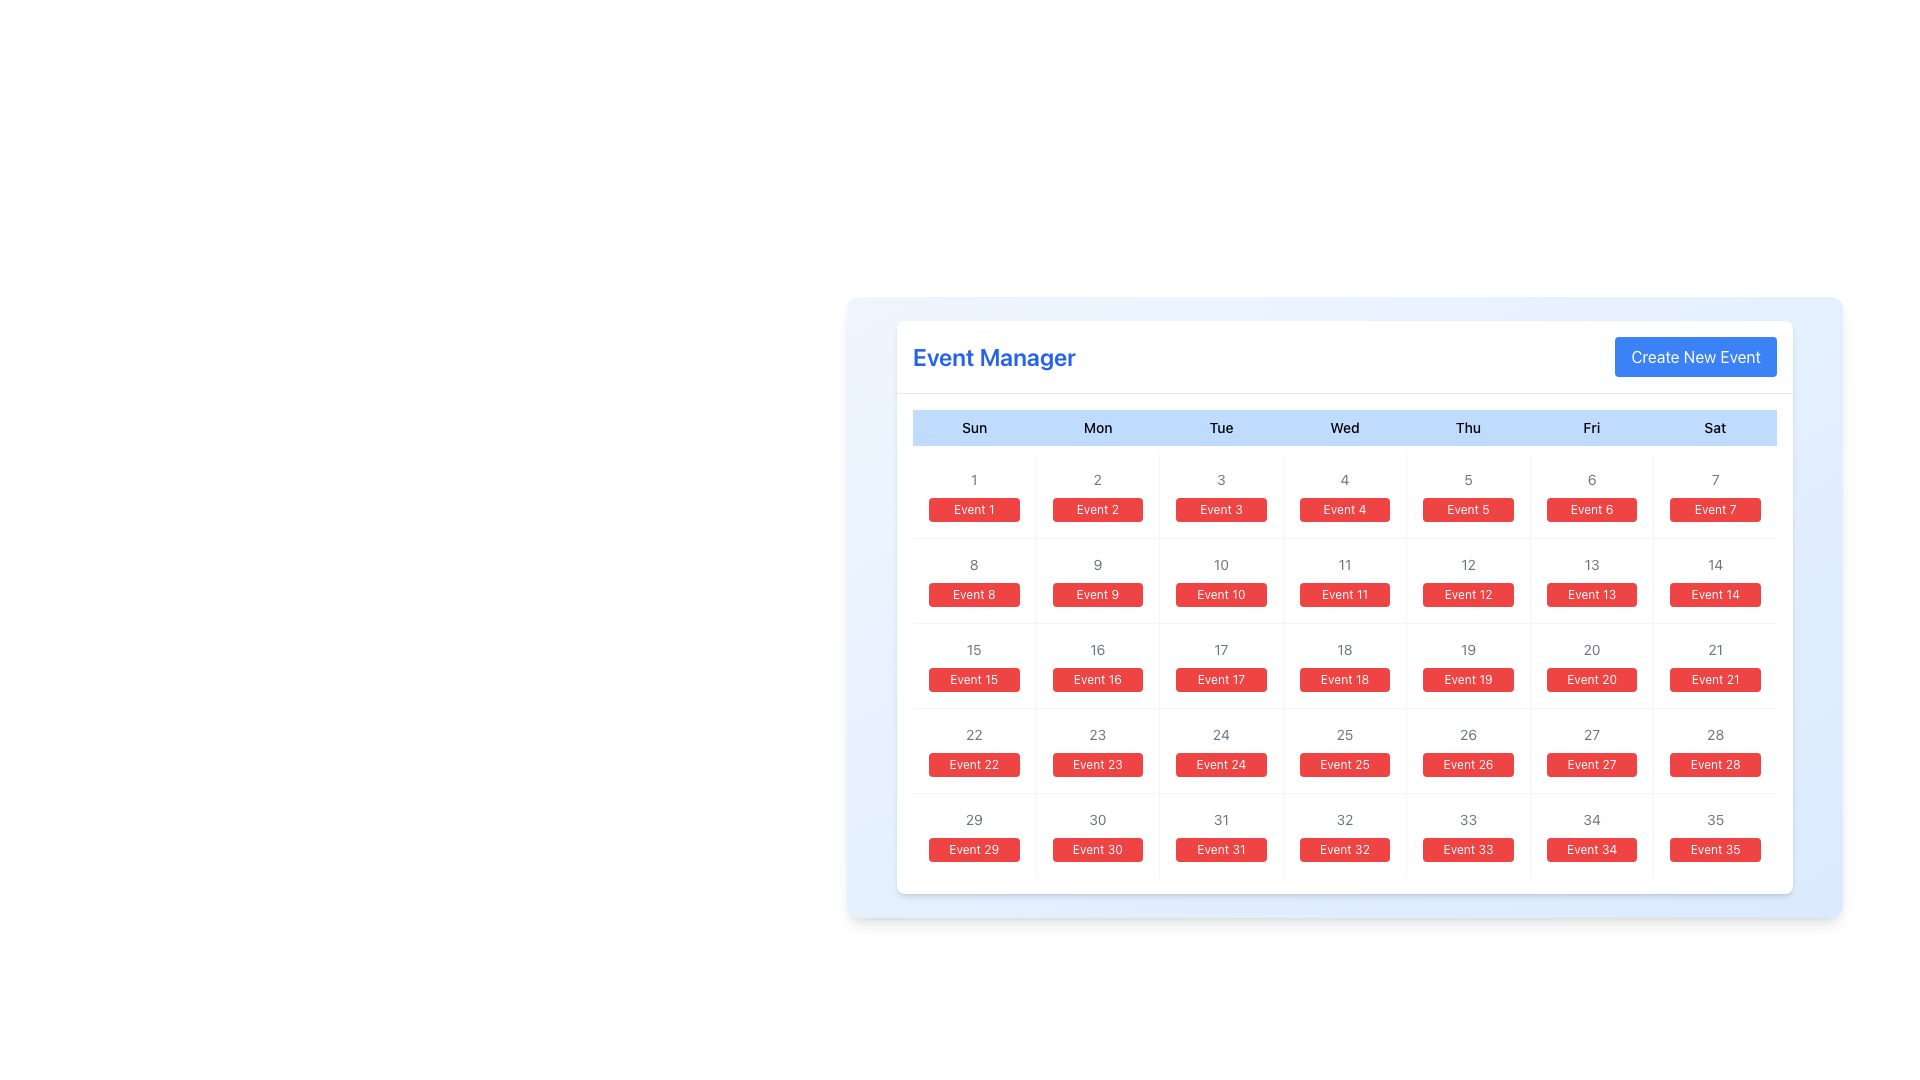  Describe the element at coordinates (1591, 495) in the screenshot. I see `the Calendar day cell displaying 'Event 6' below the day number, located in the grid under 'Event Manager' in the first row and sixth cell, corresponding to 'Fri'` at that location.